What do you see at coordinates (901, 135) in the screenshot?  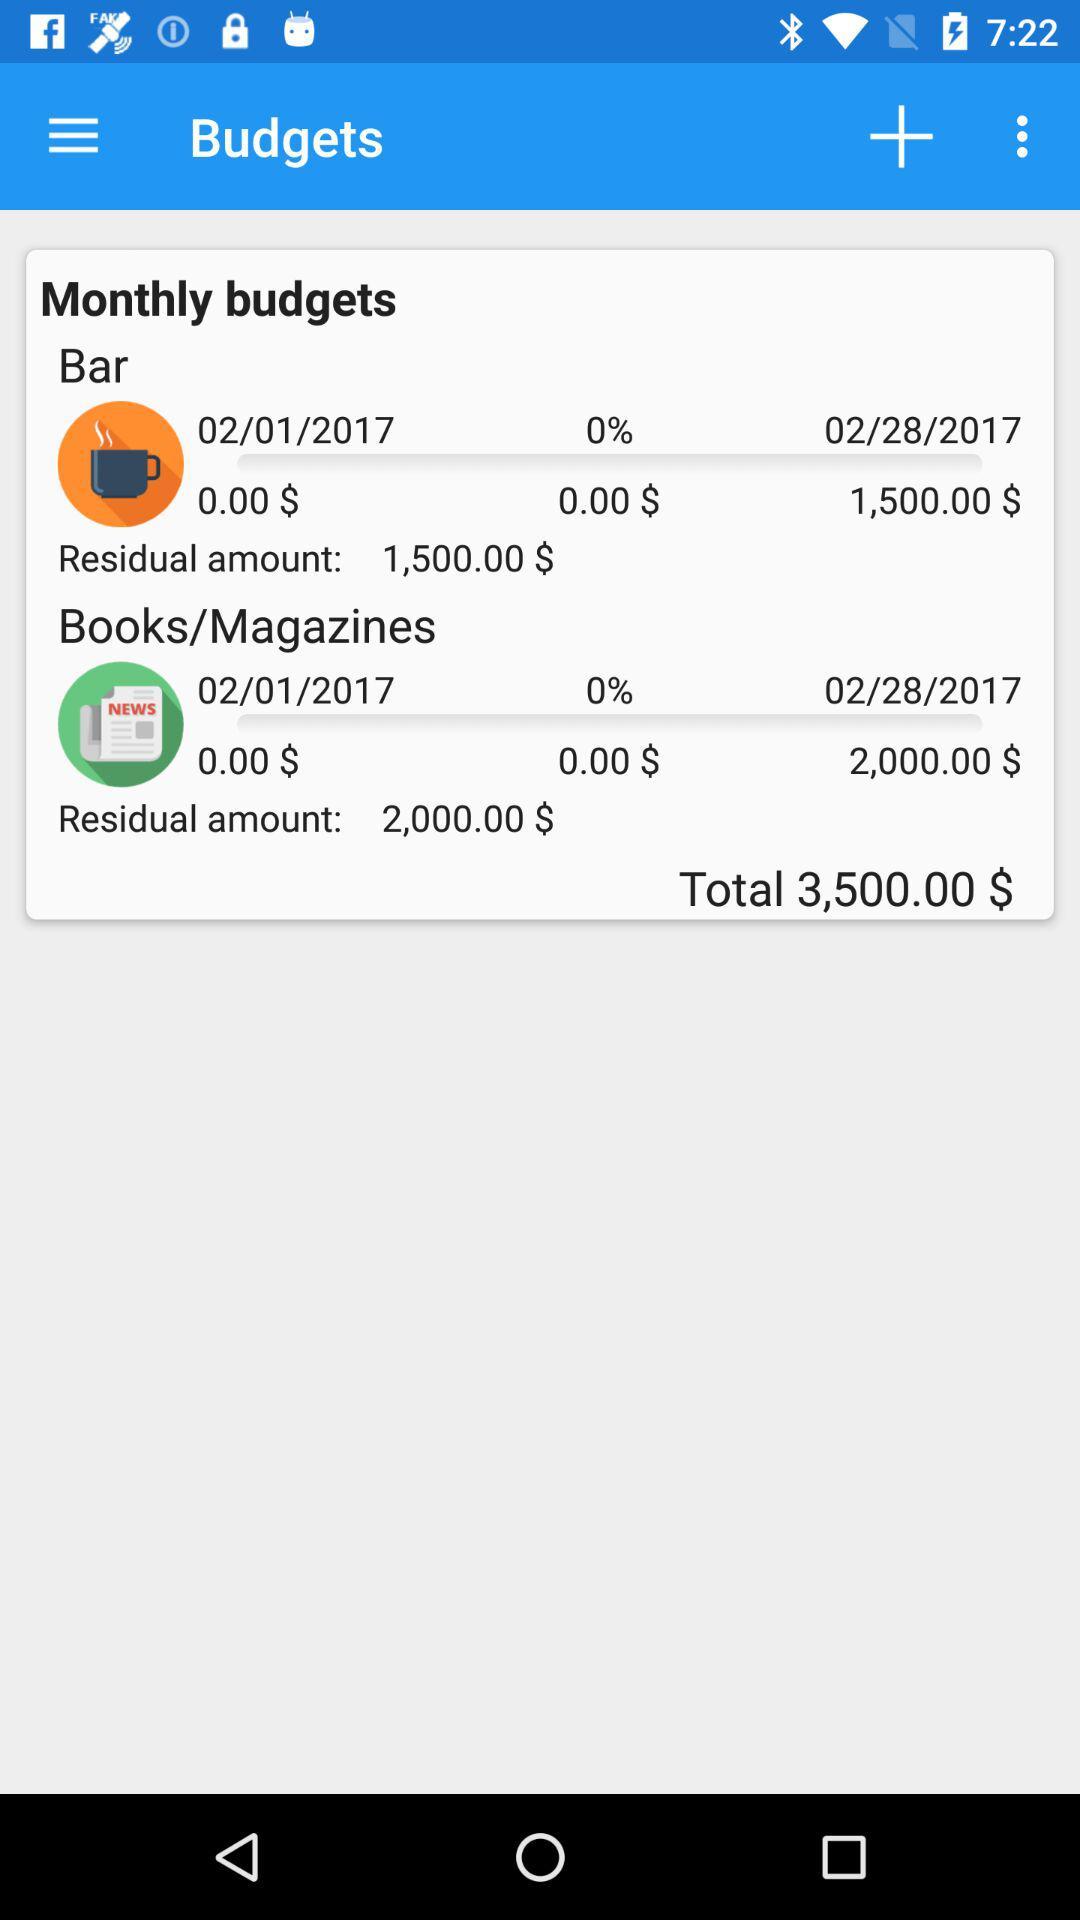 I see `the icon next to the budgets` at bounding box center [901, 135].